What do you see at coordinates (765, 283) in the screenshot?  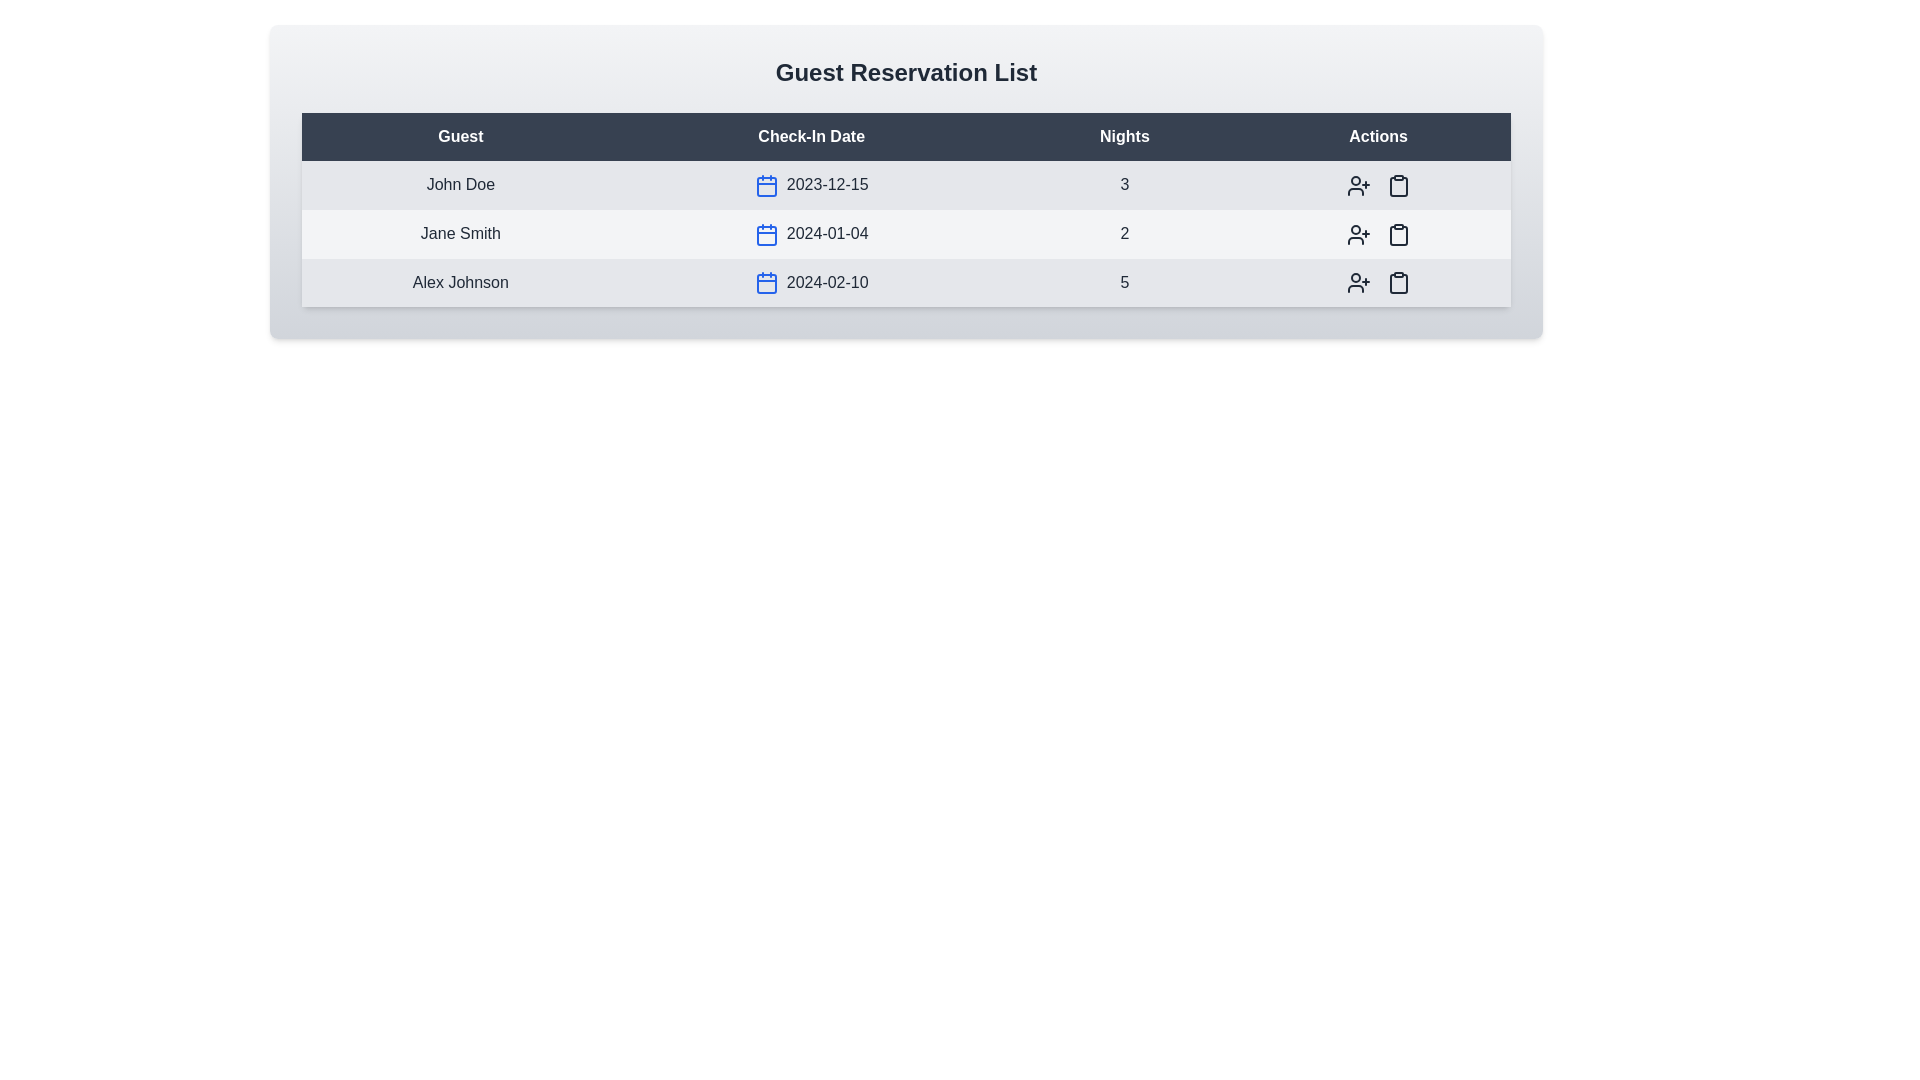 I see `the calendar icon located to the far-left of the cell containing the date '2024-02-10' in the last row of the 'Check-In Date' column in the 'Guest Reservation List' table` at bounding box center [765, 283].